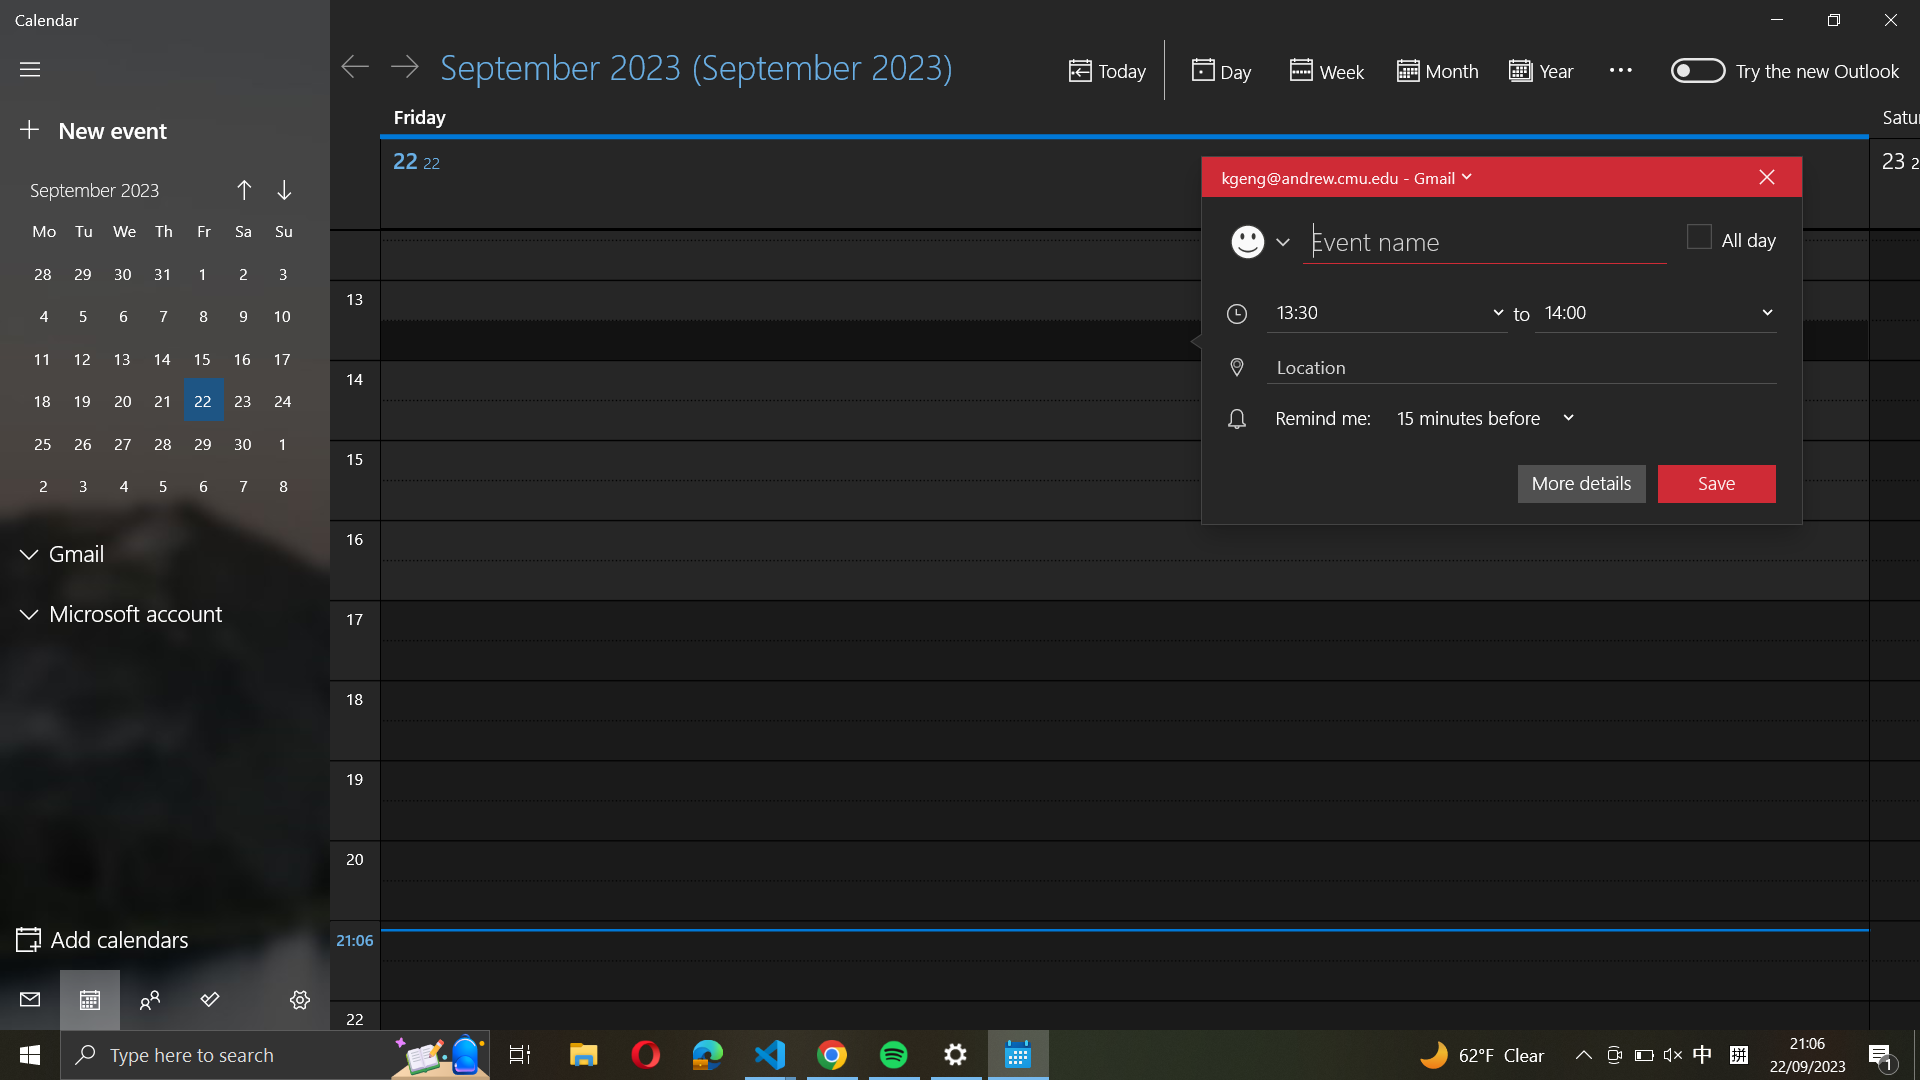 The image size is (1920, 1080). I want to click on Display all associated email addresses for an event using click, so click(1344, 176).